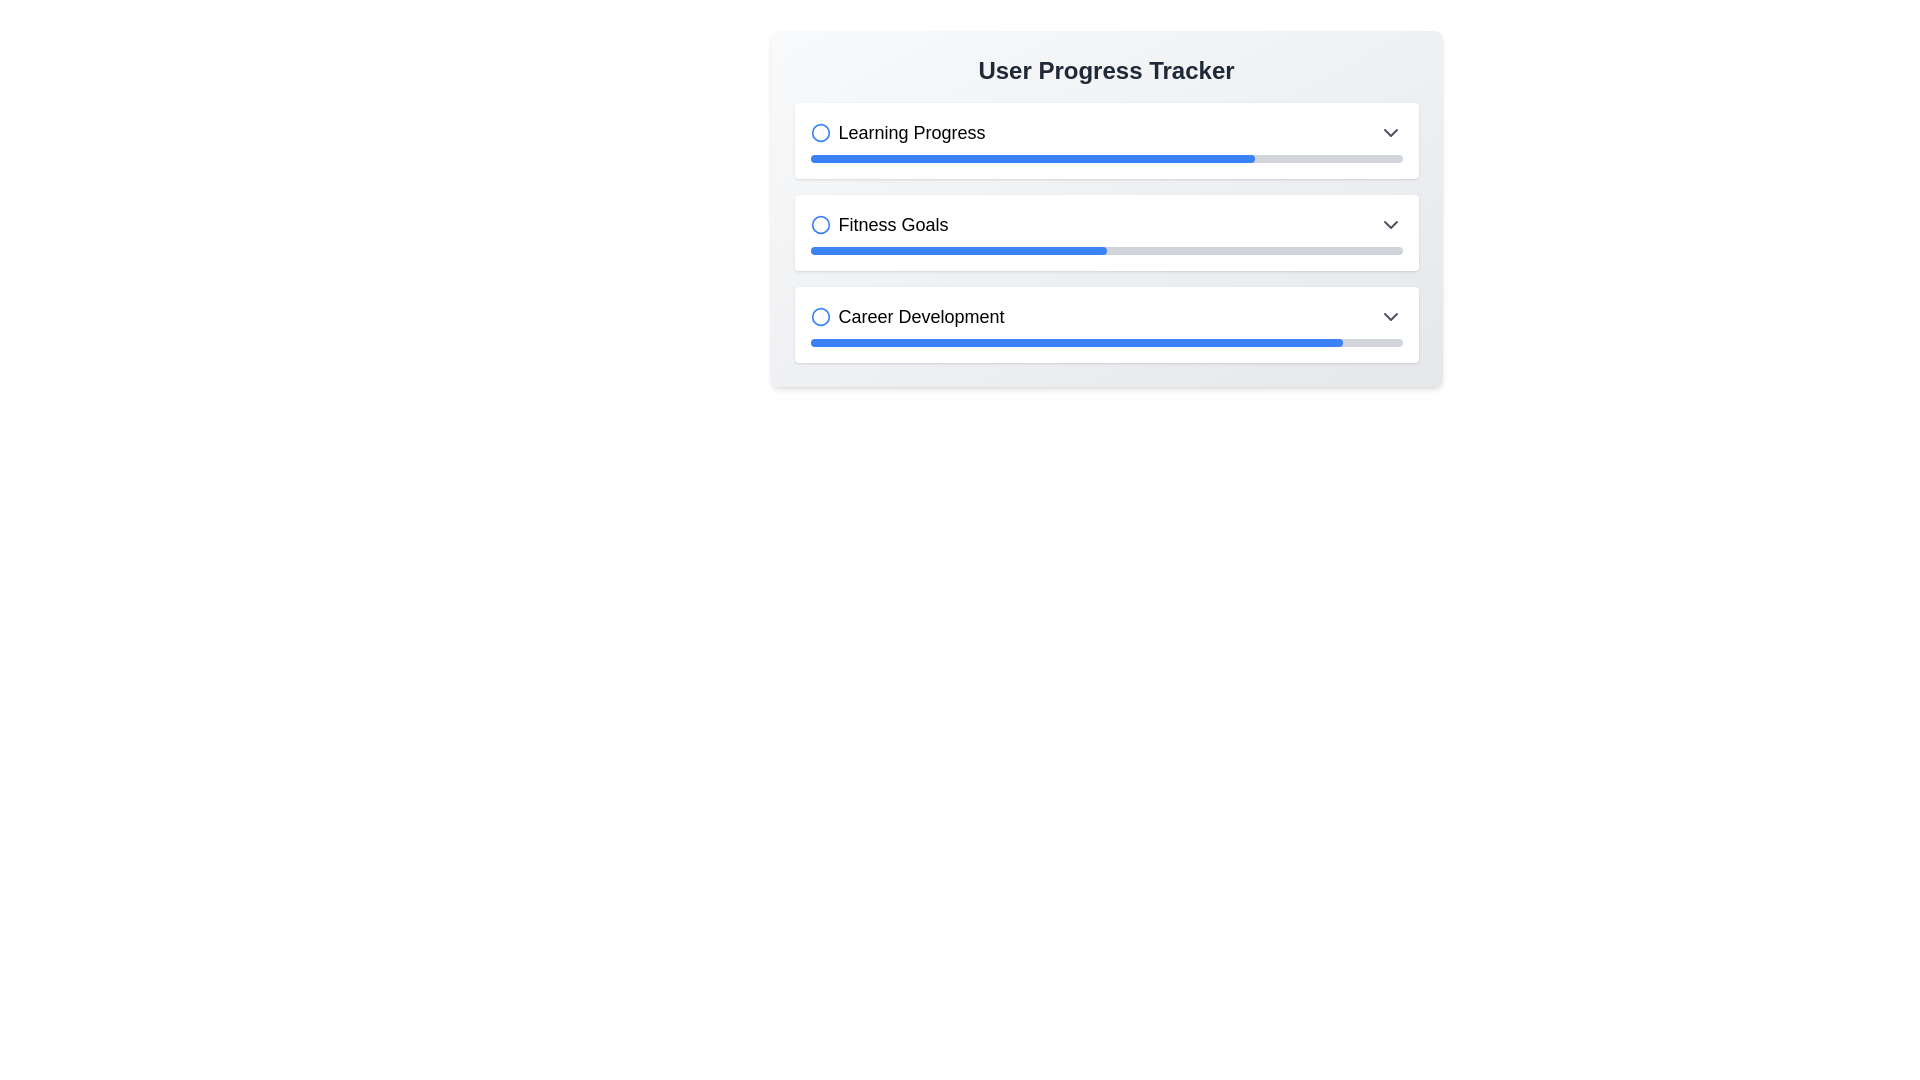  Describe the element at coordinates (820, 132) in the screenshot. I see `the icon located at the far-left side of the row containing the 'Learning Progress' indicator` at that location.